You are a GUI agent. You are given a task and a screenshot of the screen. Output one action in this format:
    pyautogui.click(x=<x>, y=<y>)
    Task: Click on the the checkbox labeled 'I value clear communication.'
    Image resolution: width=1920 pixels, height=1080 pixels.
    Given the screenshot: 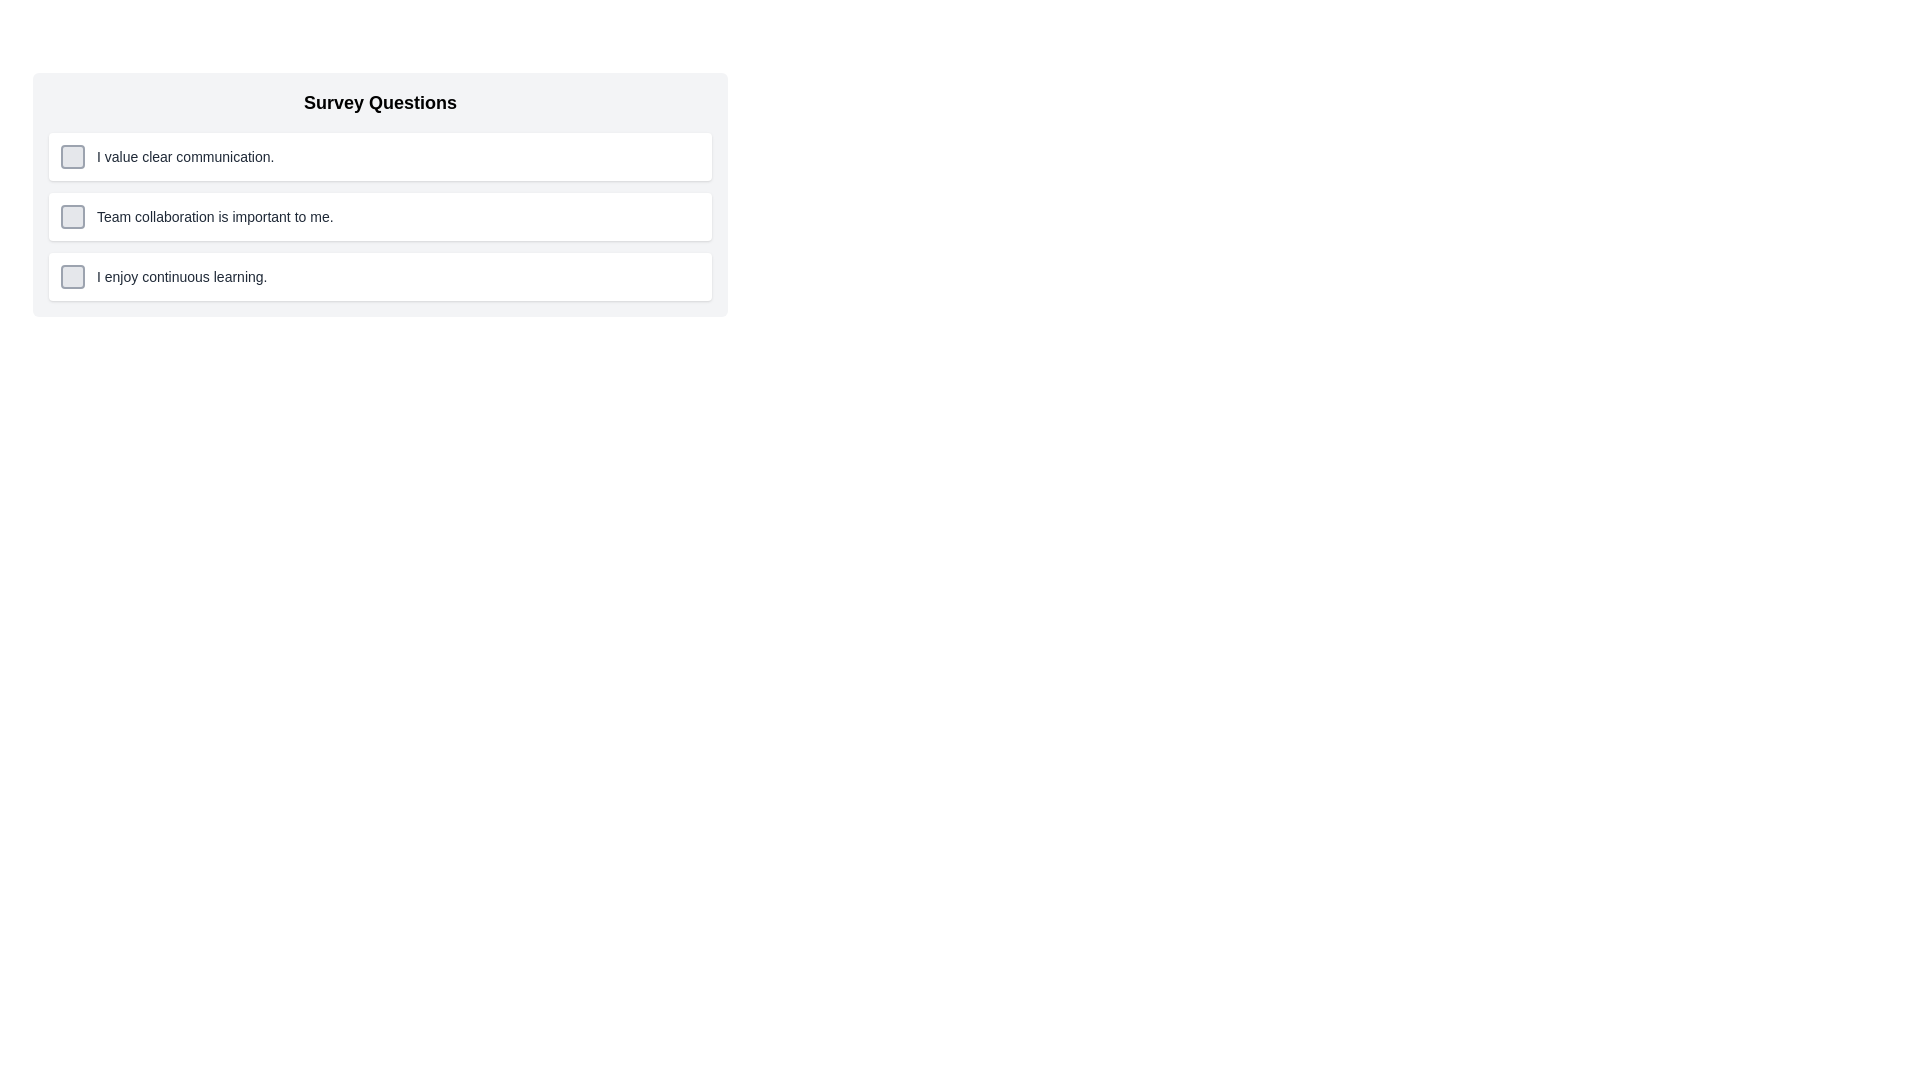 What is the action you would take?
    pyautogui.click(x=380, y=156)
    